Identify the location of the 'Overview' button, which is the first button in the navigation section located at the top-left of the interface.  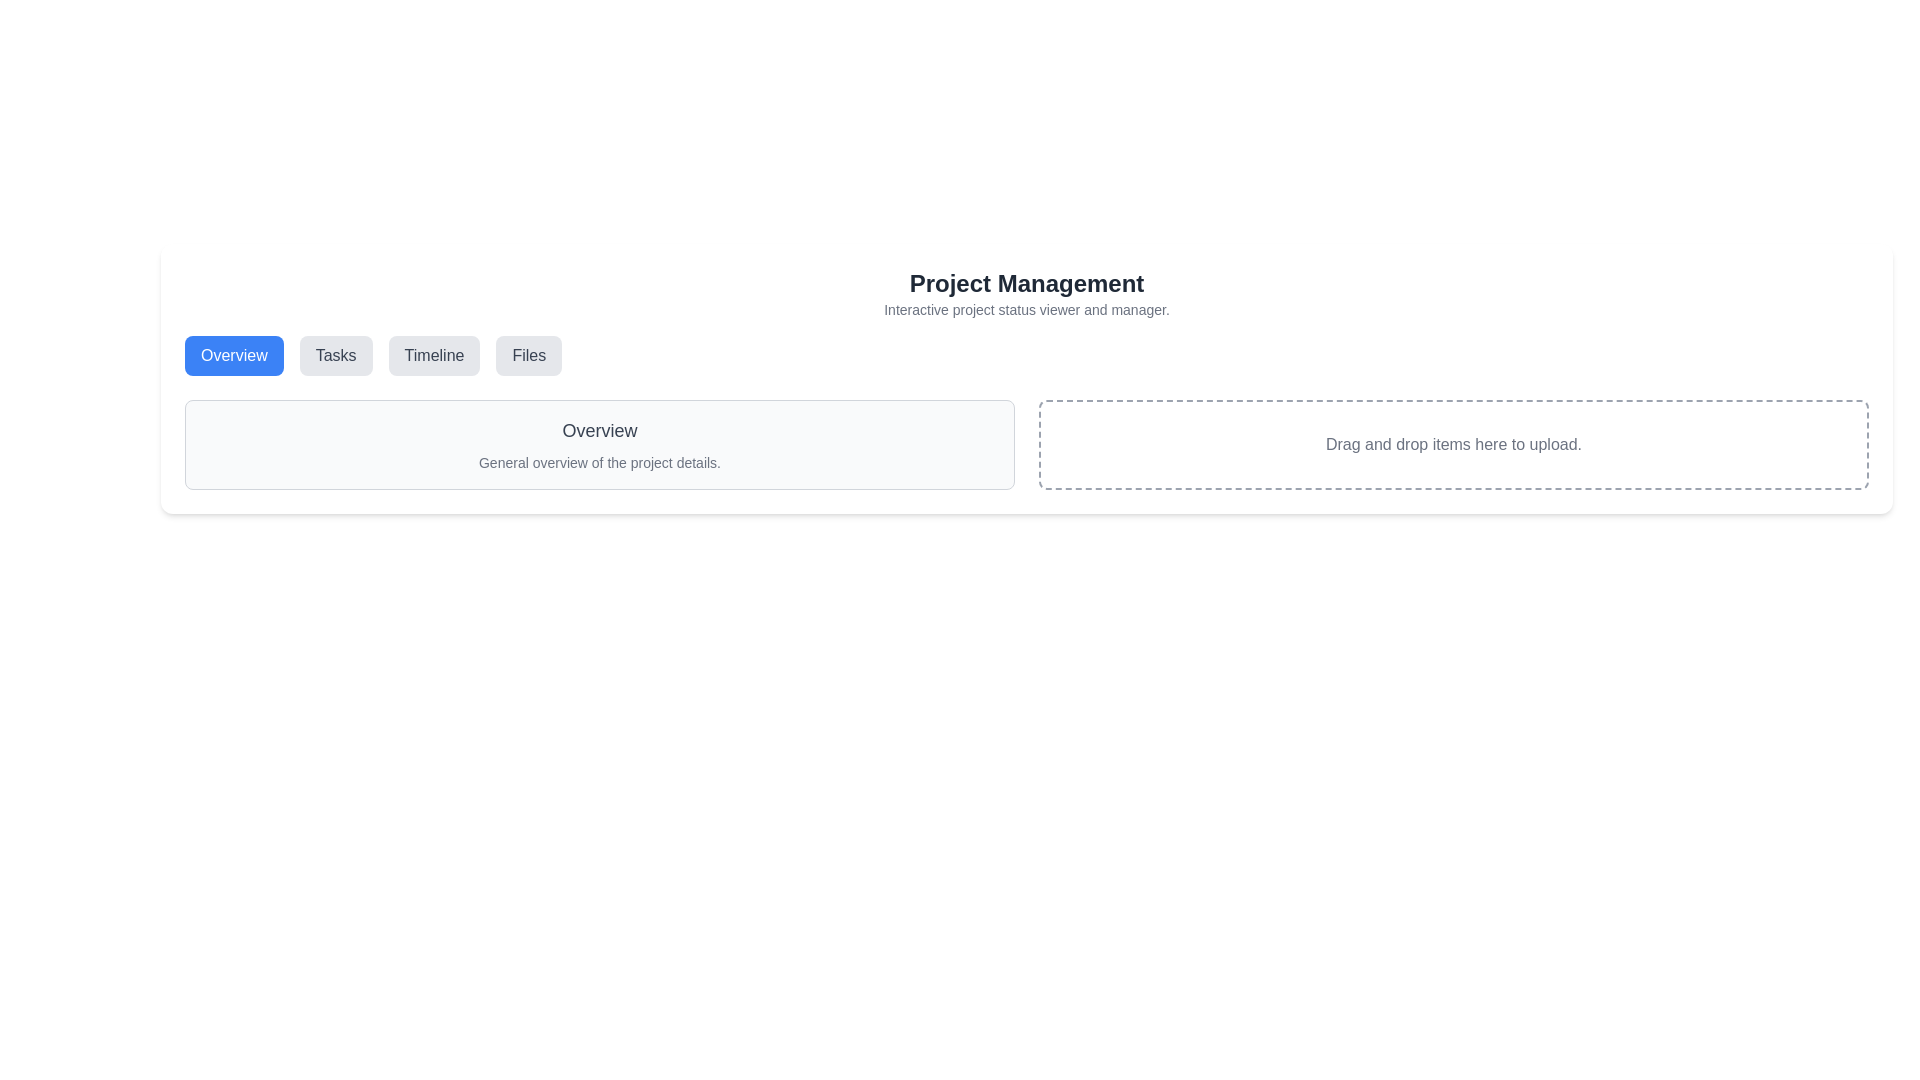
(234, 354).